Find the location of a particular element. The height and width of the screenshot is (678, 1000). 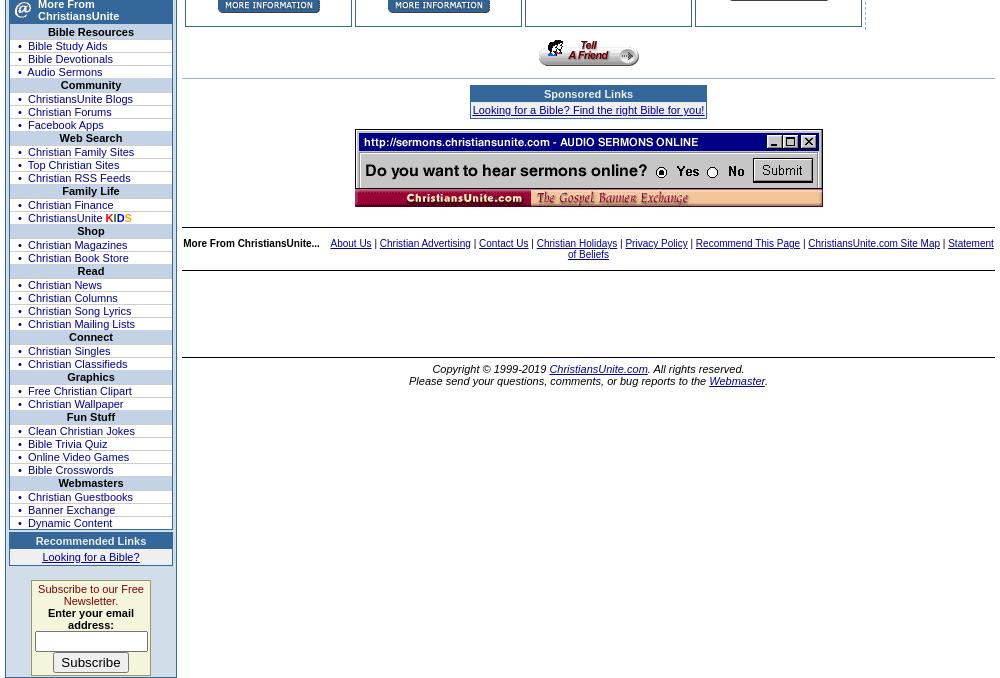

'•  Christian Mailing Lists' is located at coordinates (75, 322).